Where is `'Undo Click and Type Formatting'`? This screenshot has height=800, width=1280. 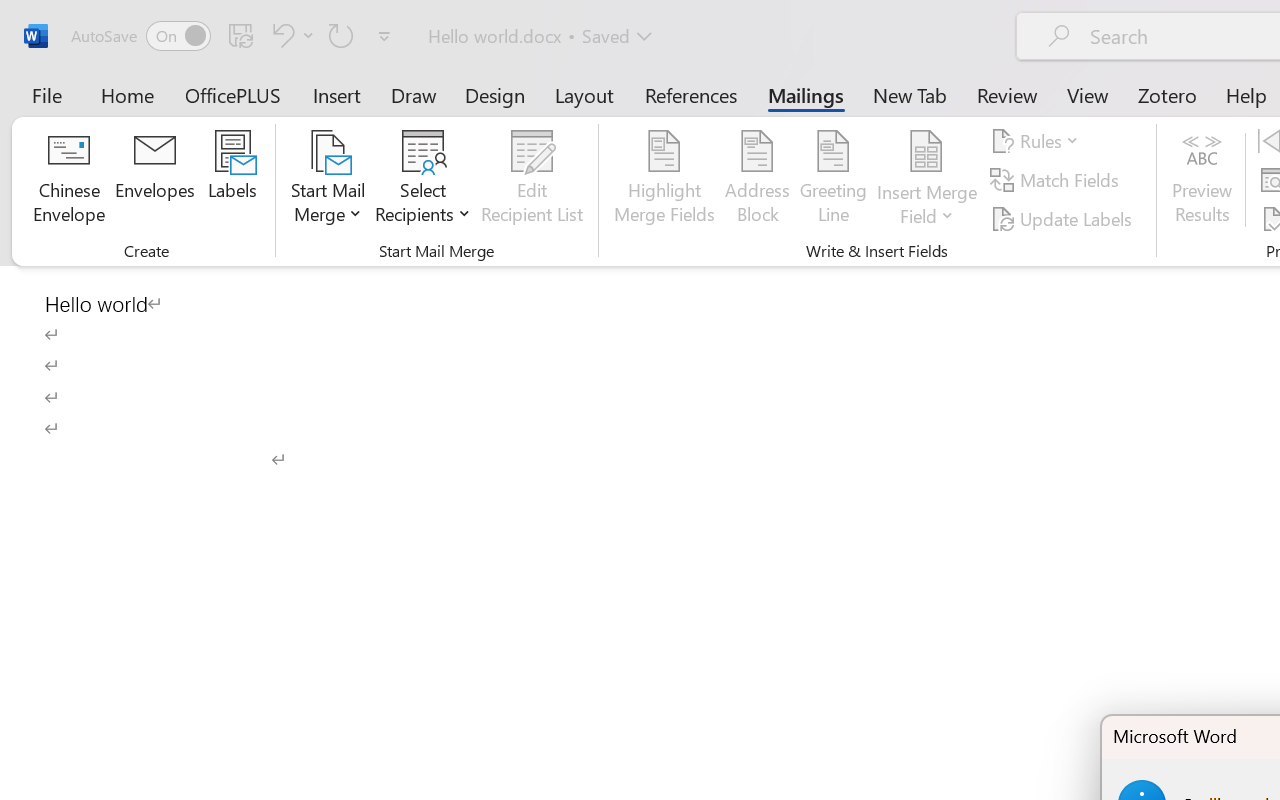 'Undo Click and Type Formatting' is located at coordinates (279, 34).